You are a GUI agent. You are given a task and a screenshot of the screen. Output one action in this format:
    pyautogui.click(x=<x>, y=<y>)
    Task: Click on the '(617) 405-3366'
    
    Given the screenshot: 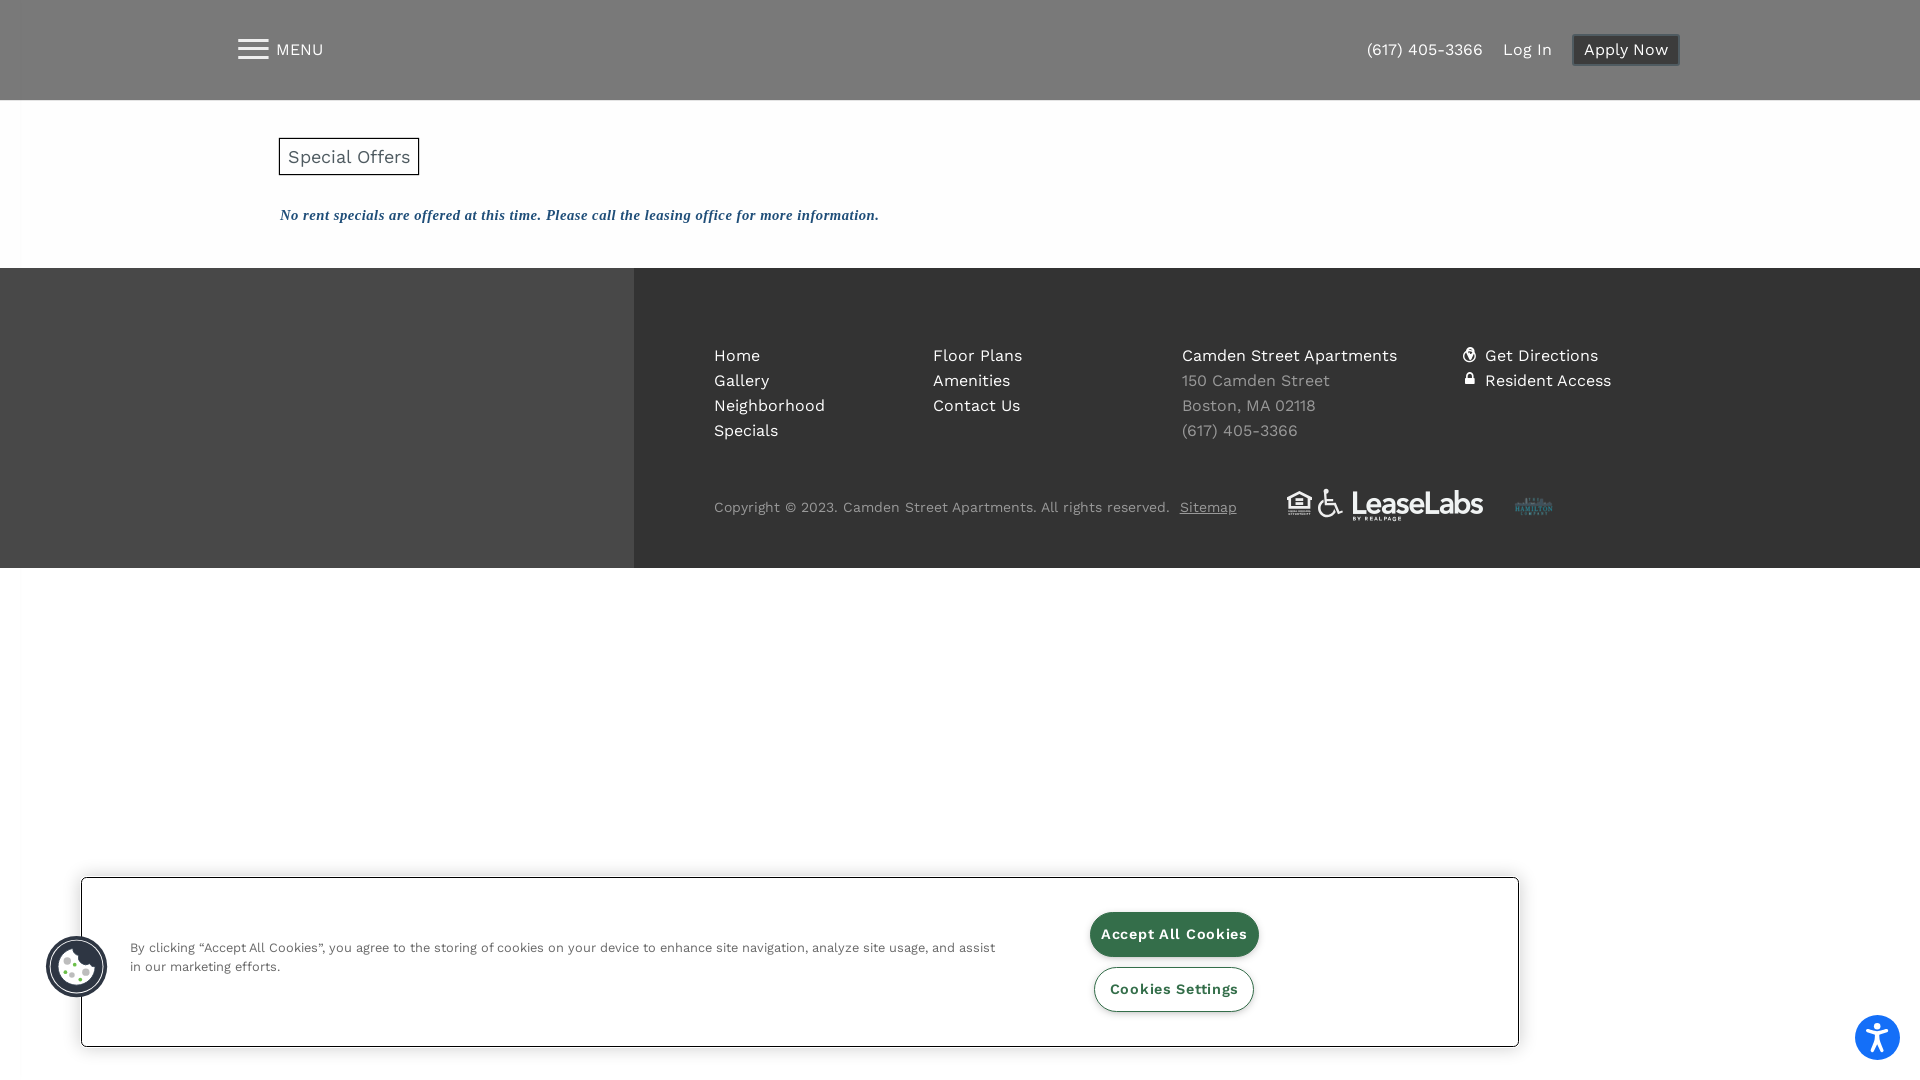 What is the action you would take?
    pyautogui.click(x=1424, y=49)
    